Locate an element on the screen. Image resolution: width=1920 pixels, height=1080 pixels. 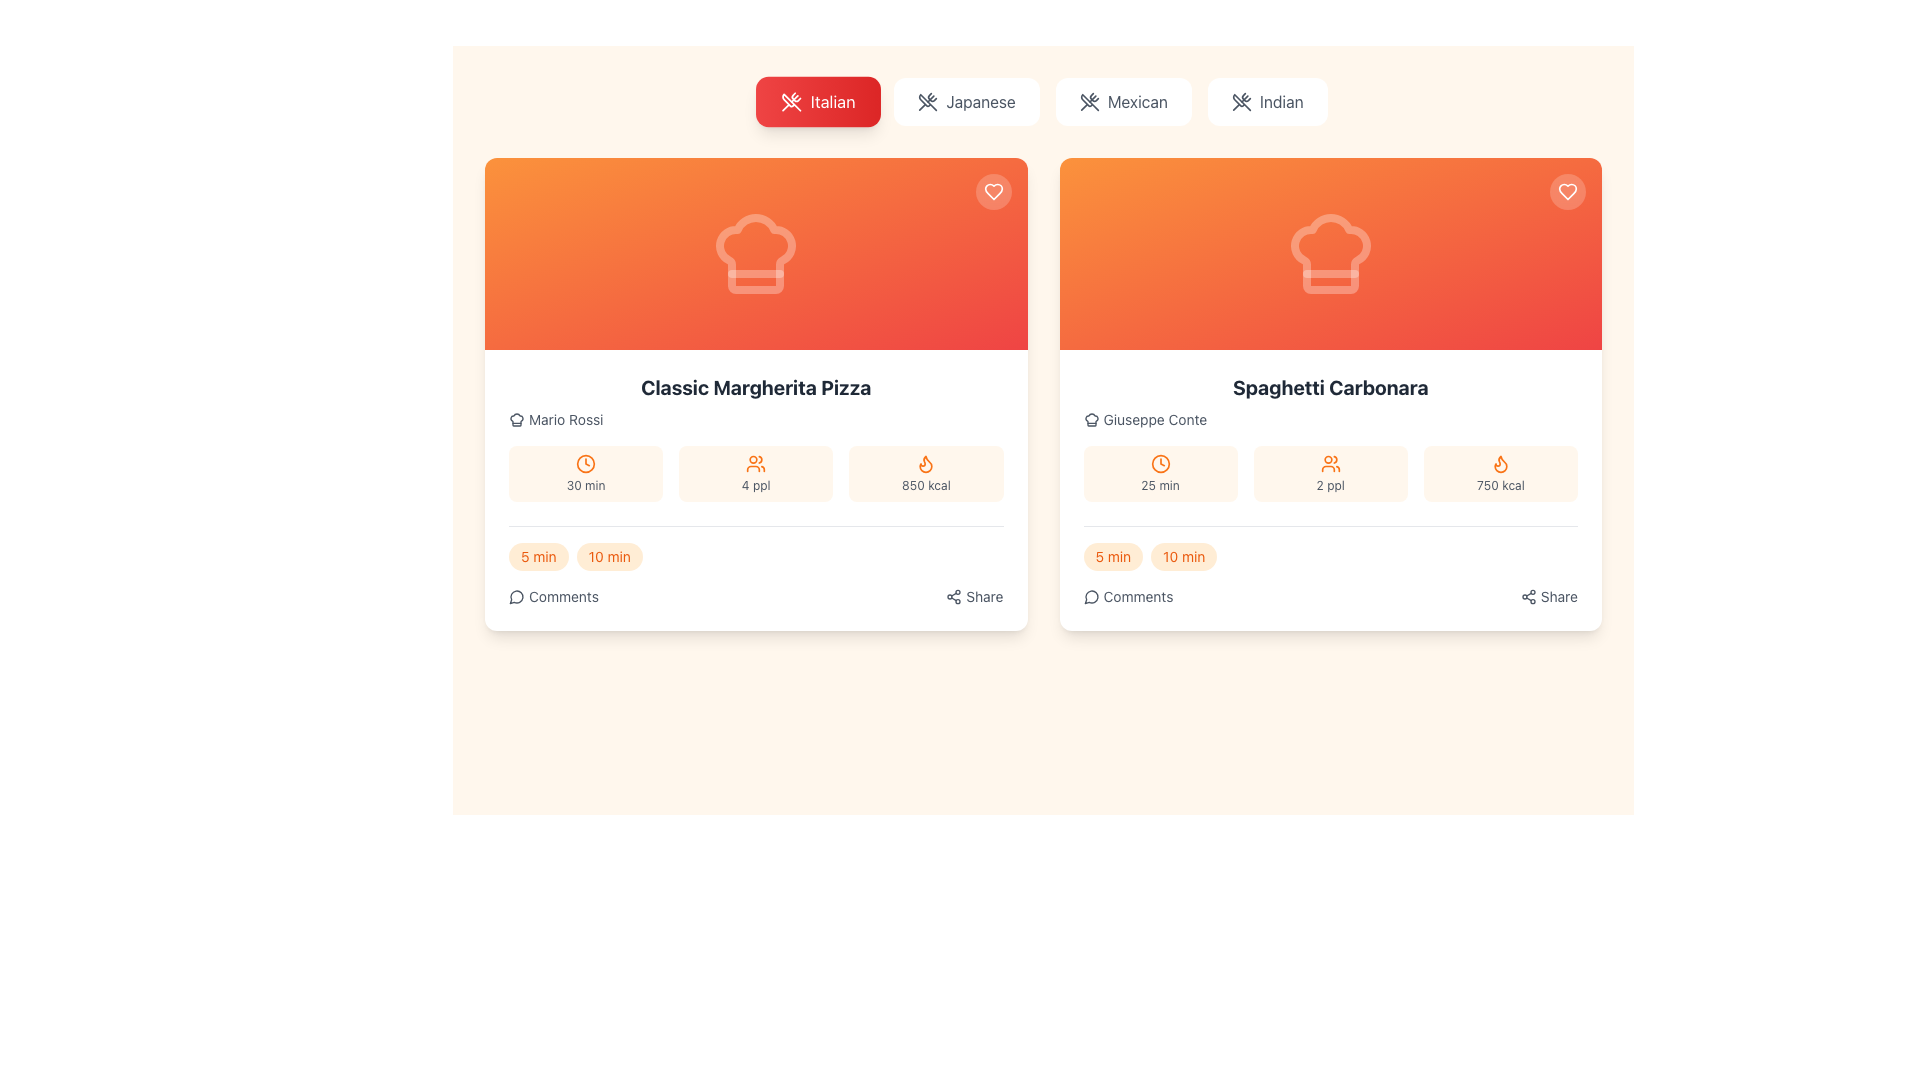
displayed time information from the Text with icon indicator that shows an estimated time of 25 minutes for a task, positioned on the right card in the second section of the layout is located at coordinates (1160, 474).